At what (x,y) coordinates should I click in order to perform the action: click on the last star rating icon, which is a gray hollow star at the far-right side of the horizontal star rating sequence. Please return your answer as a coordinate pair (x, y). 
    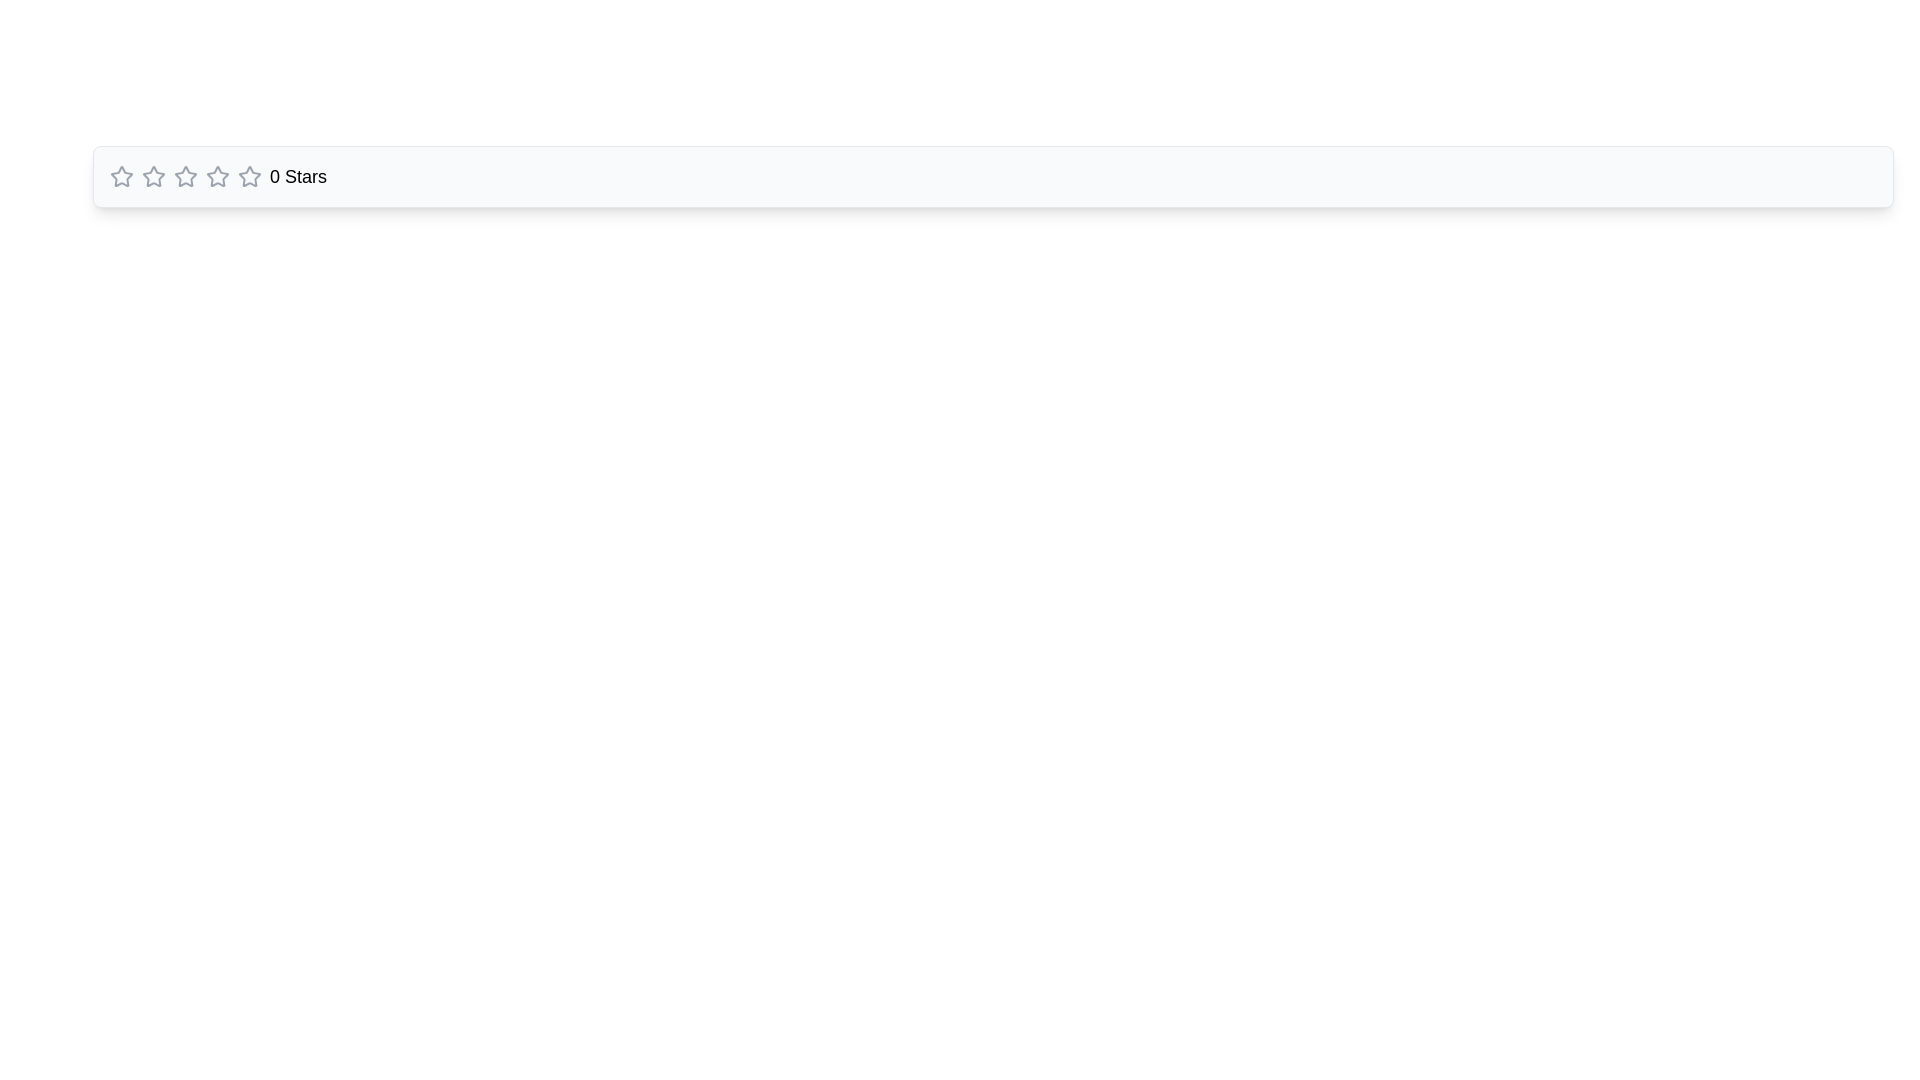
    Looking at the image, I should click on (248, 176).